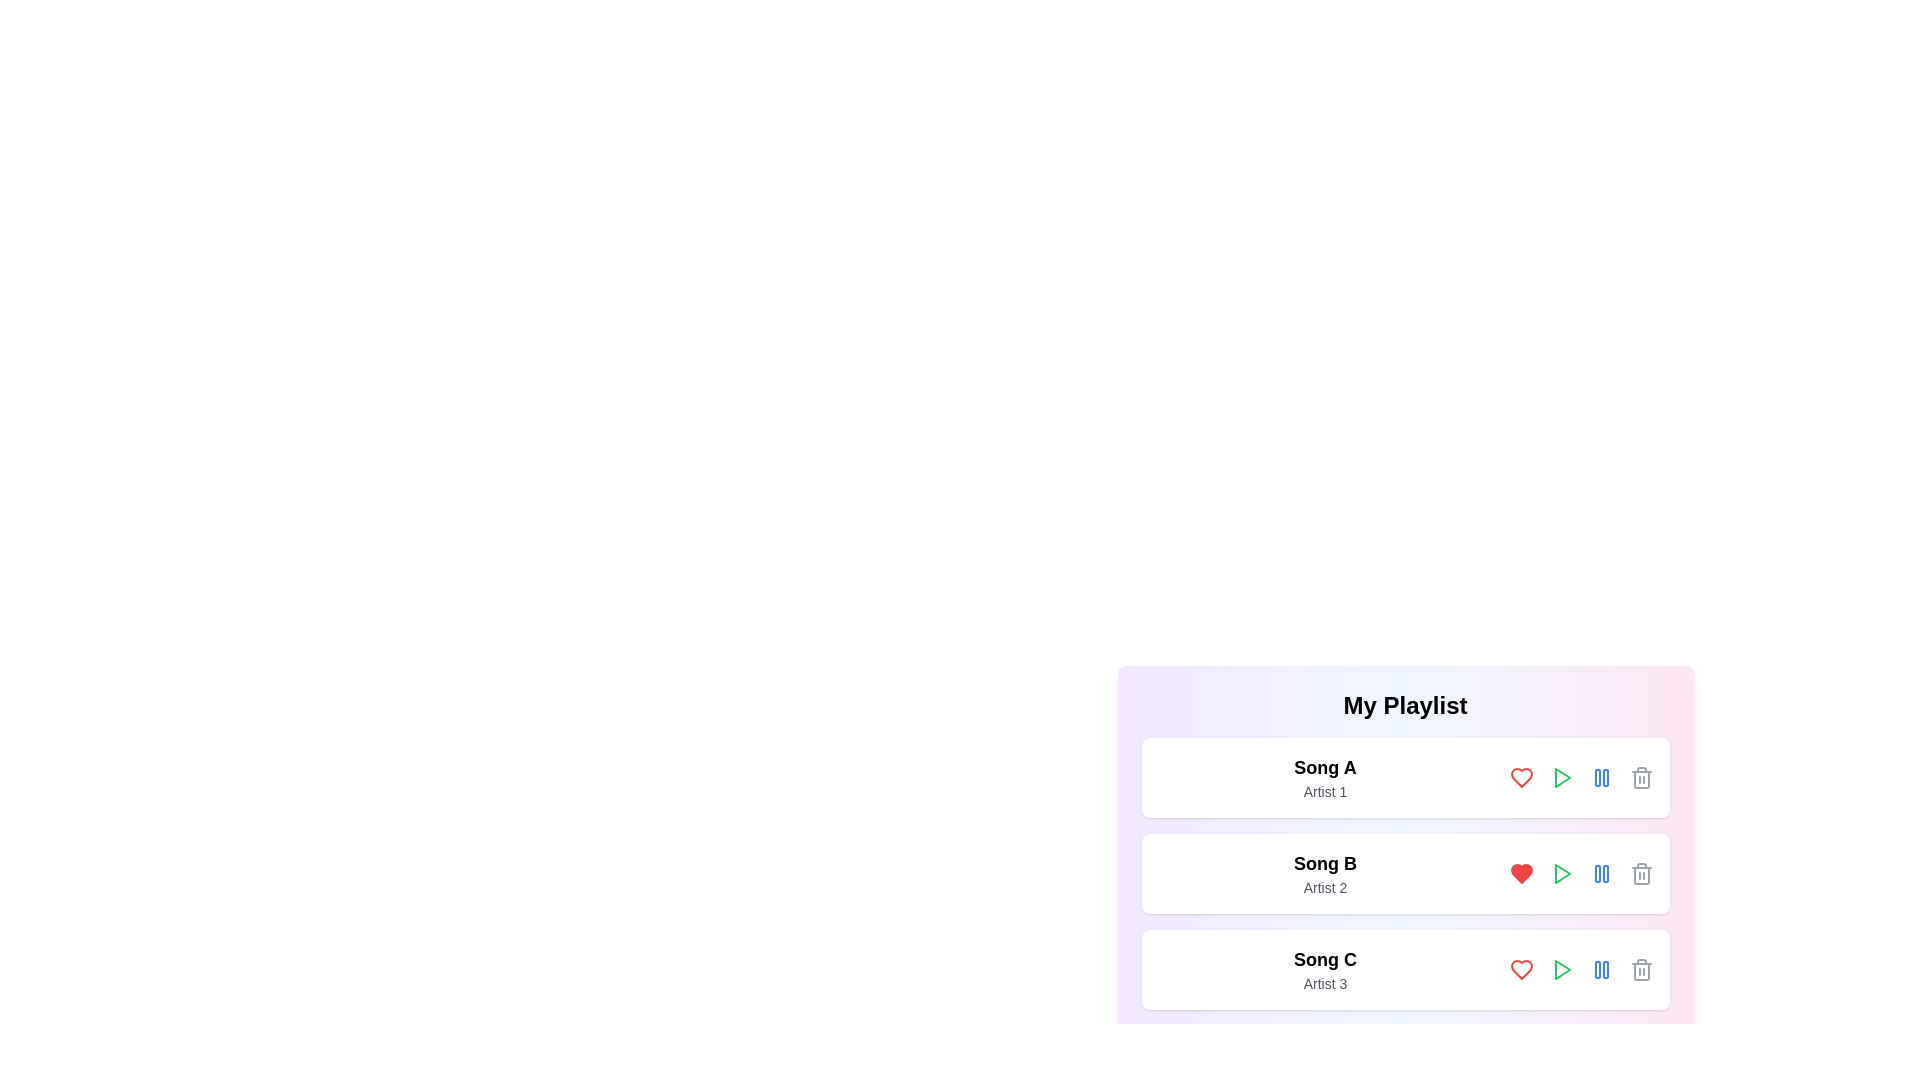 This screenshot has height=1080, width=1920. I want to click on the play button for Song A, so click(1560, 777).